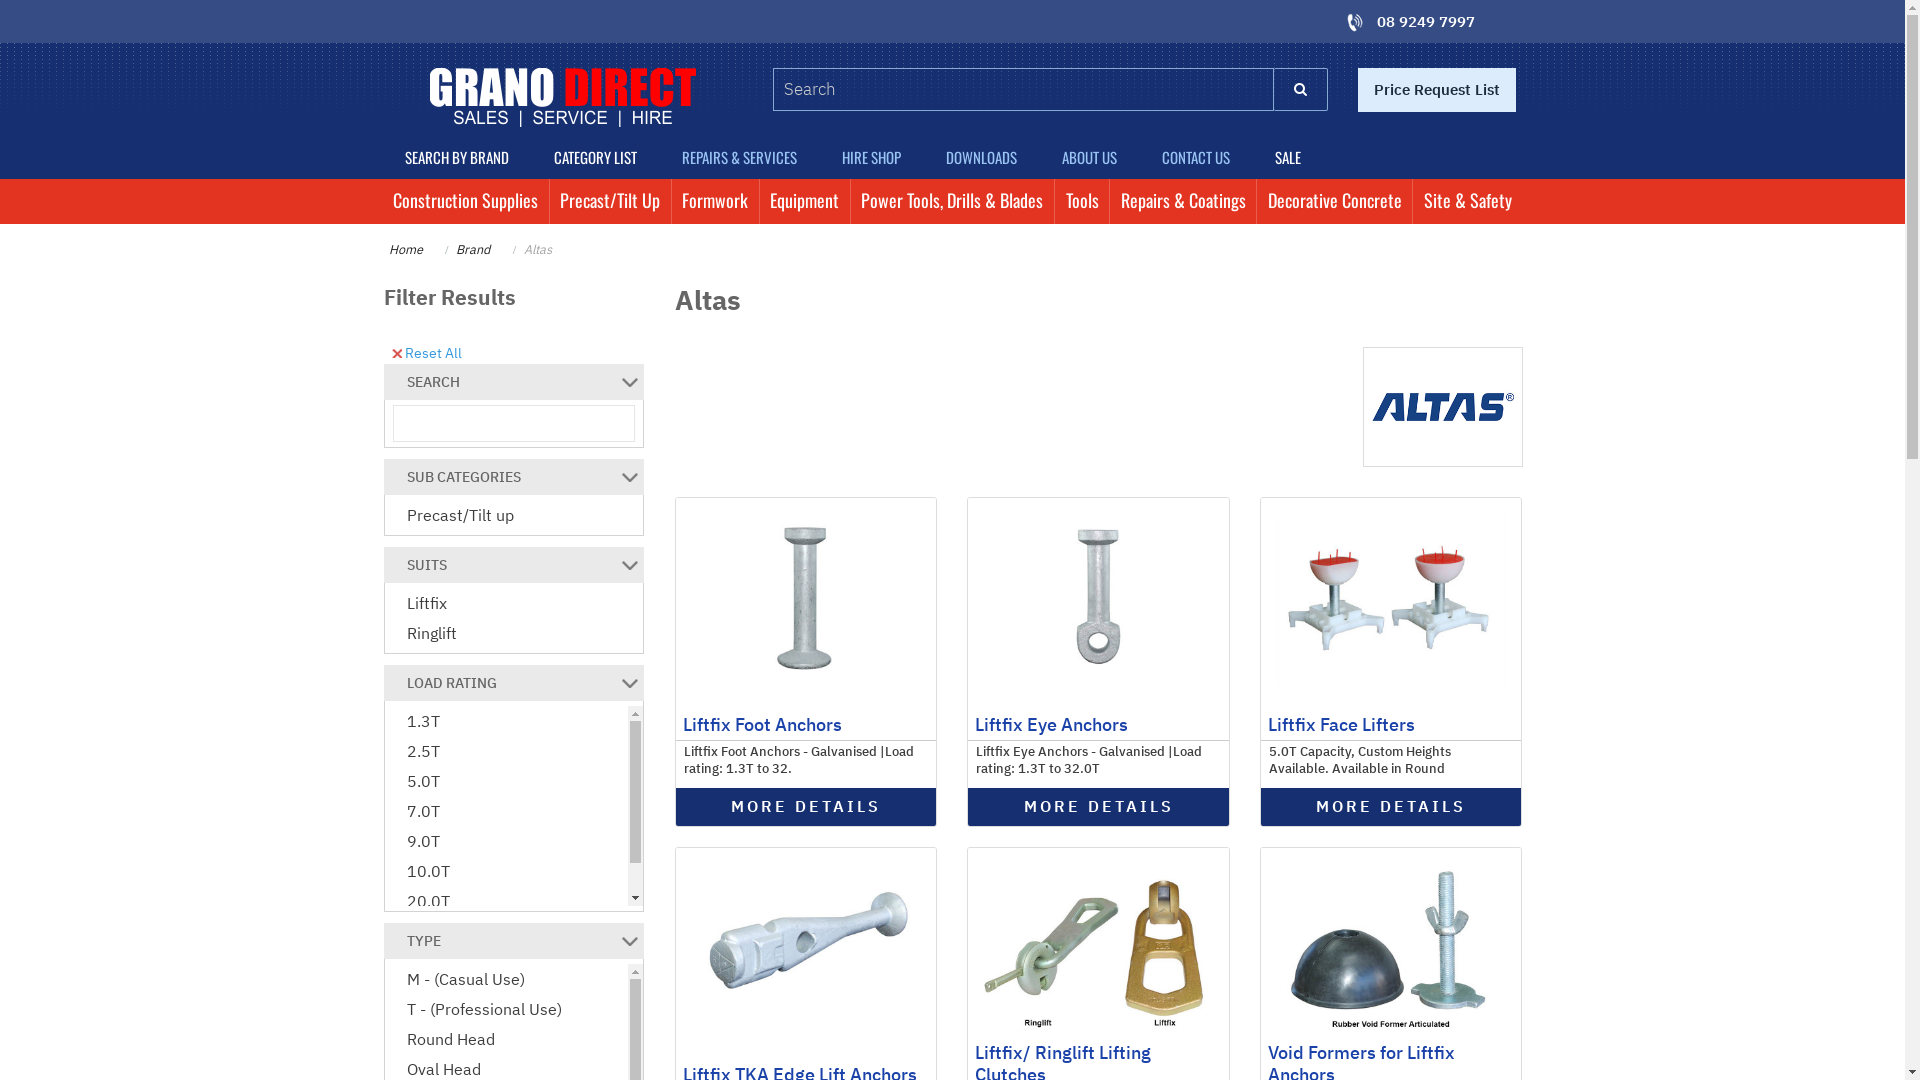  I want to click on 'Power Tools, Drills & Blades', so click(951, 201).